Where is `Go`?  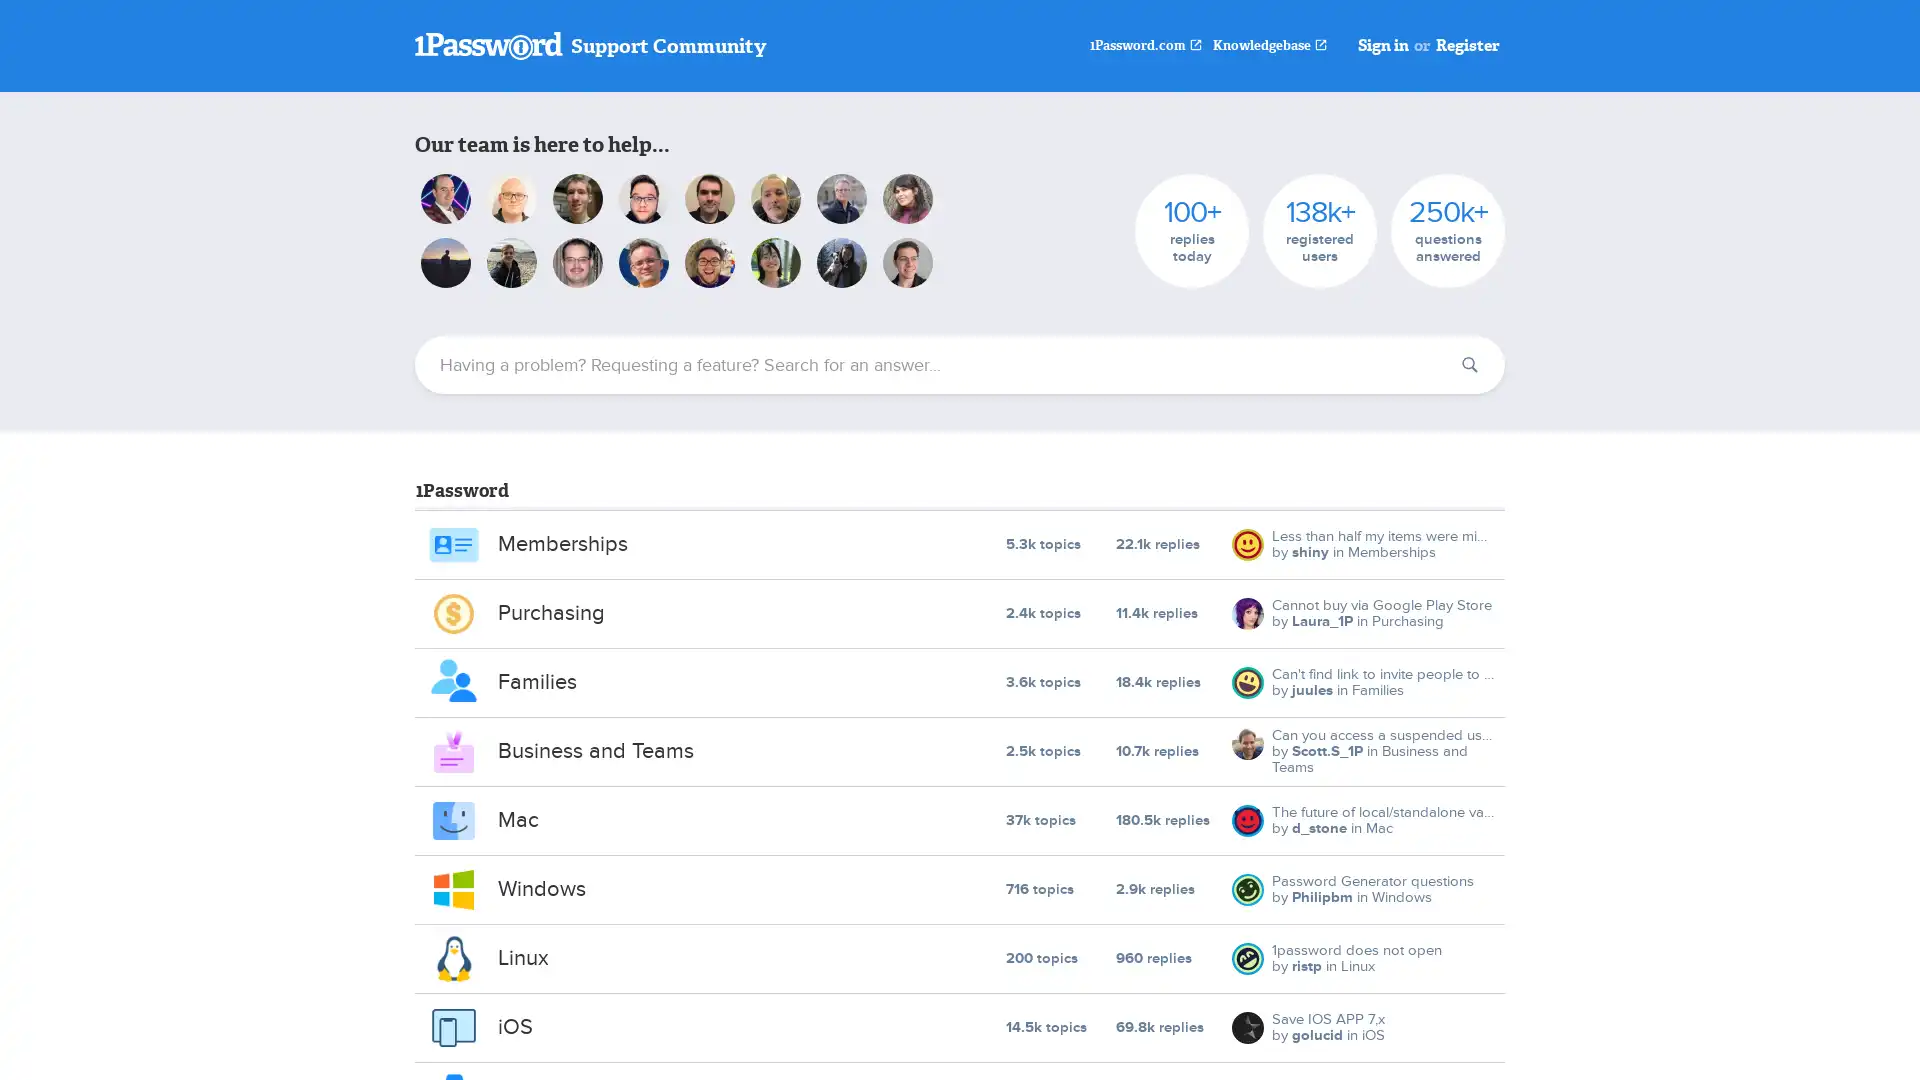 Go is located at coordinates (1469, 365).